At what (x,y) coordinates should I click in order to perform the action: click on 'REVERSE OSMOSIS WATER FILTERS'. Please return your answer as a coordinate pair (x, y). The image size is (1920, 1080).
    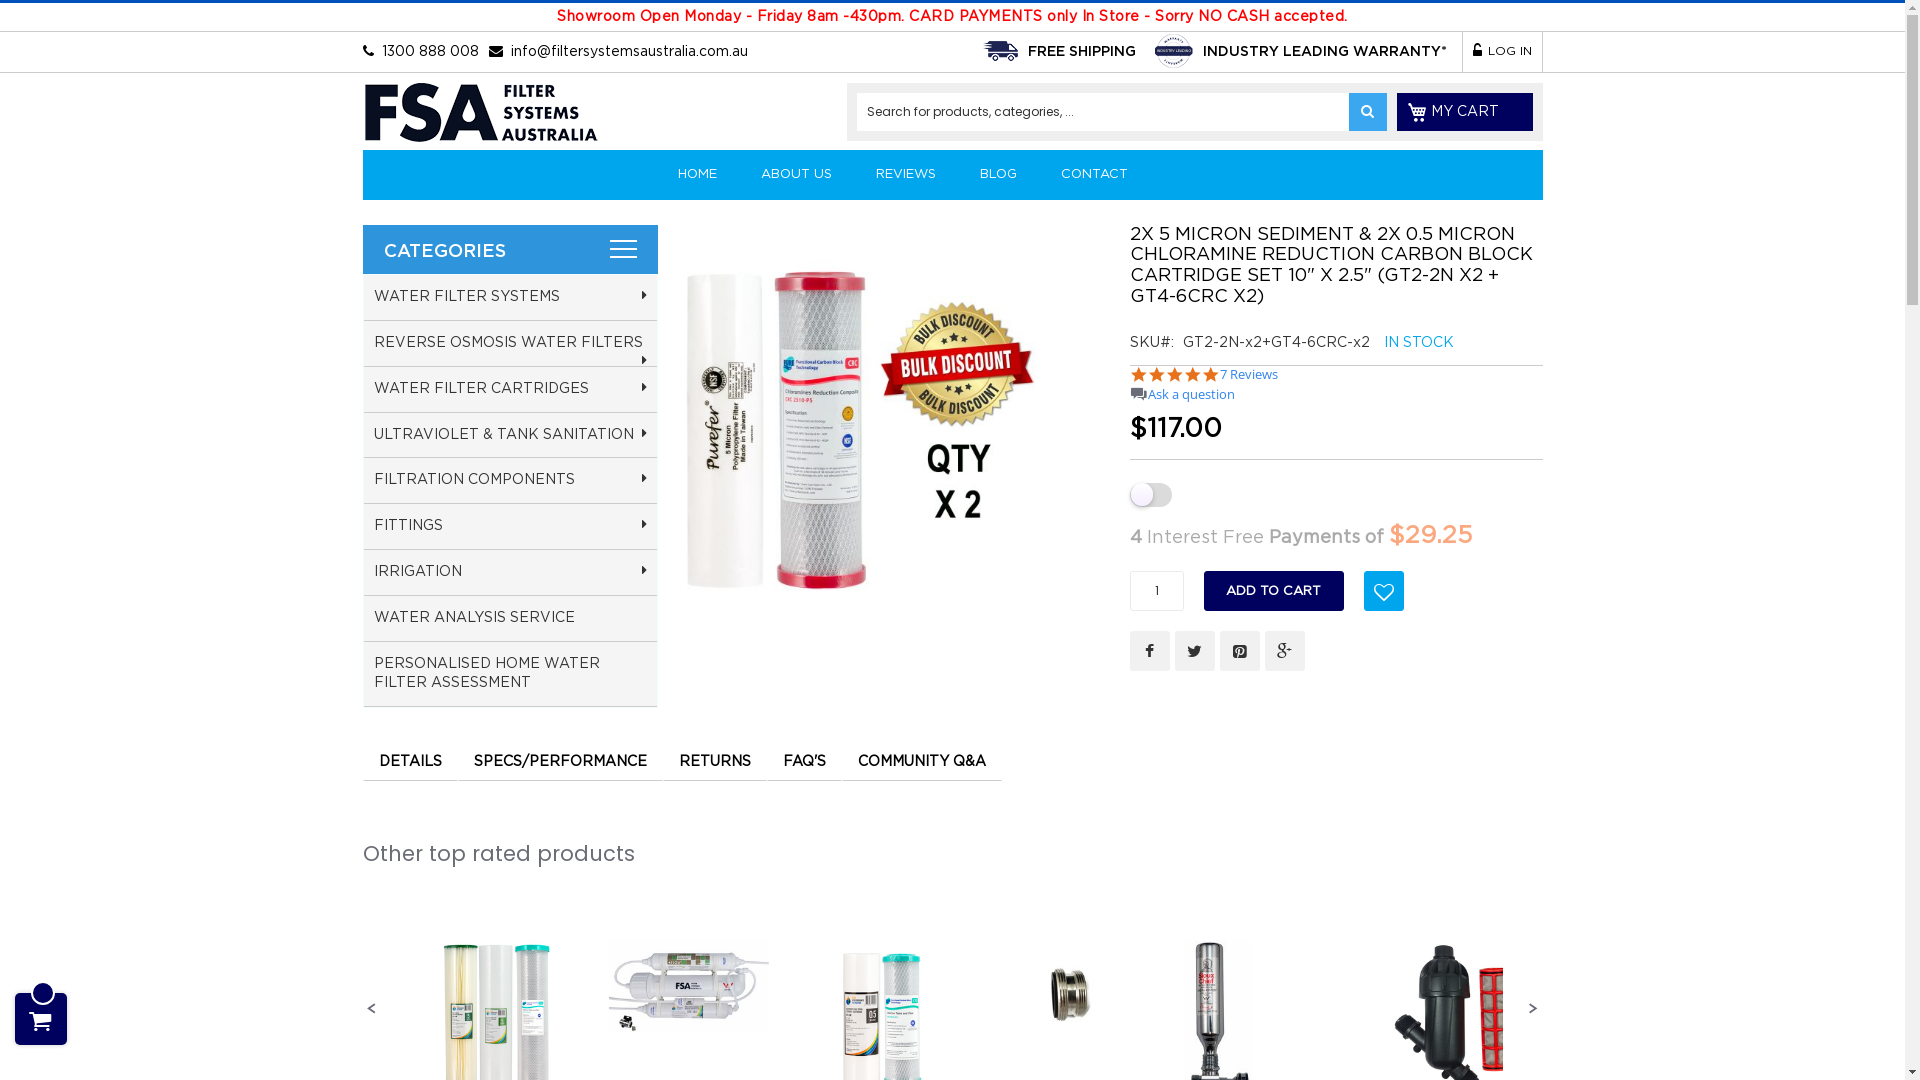
    Looking at the image, I should click on (510, 342).